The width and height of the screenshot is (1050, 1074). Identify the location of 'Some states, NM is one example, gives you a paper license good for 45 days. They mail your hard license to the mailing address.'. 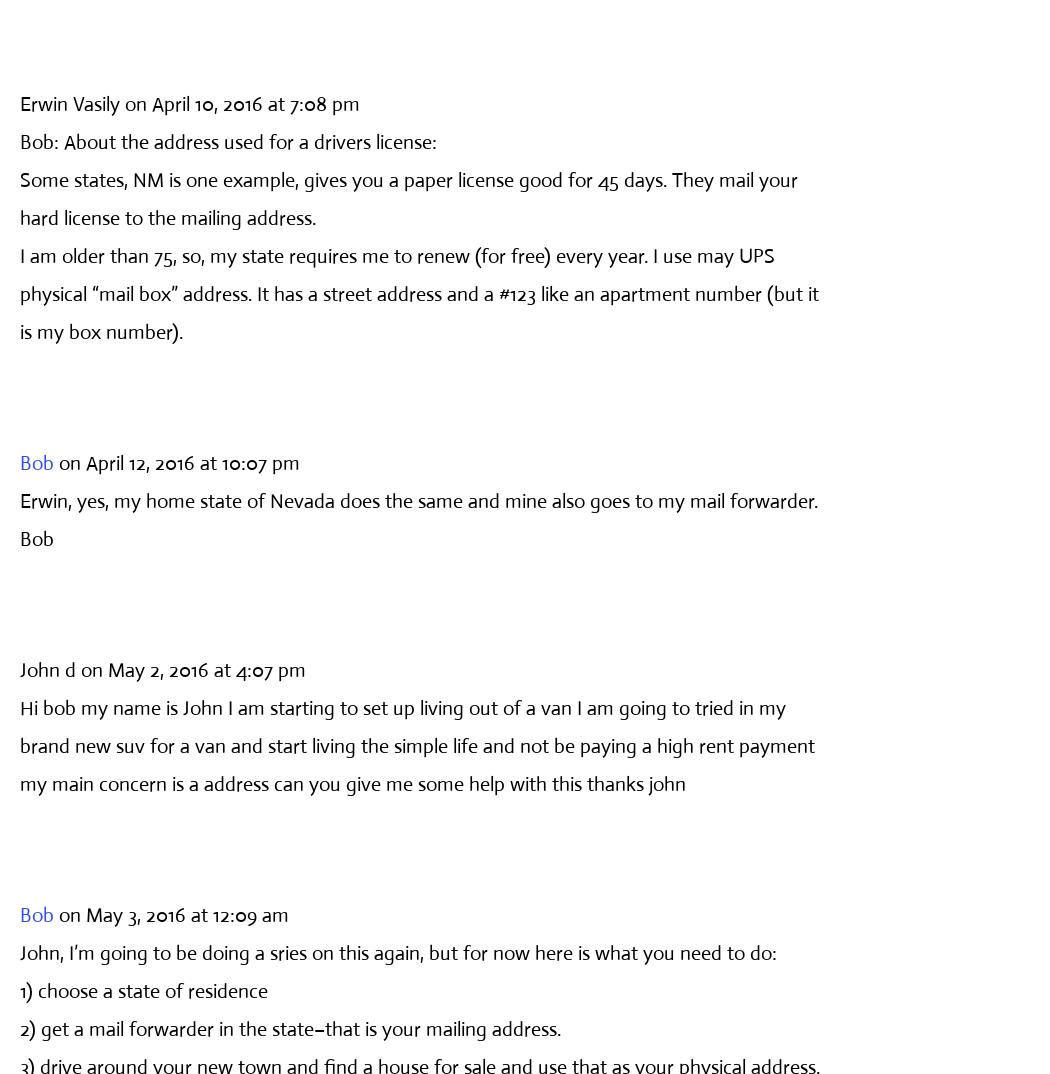
(408, 198).